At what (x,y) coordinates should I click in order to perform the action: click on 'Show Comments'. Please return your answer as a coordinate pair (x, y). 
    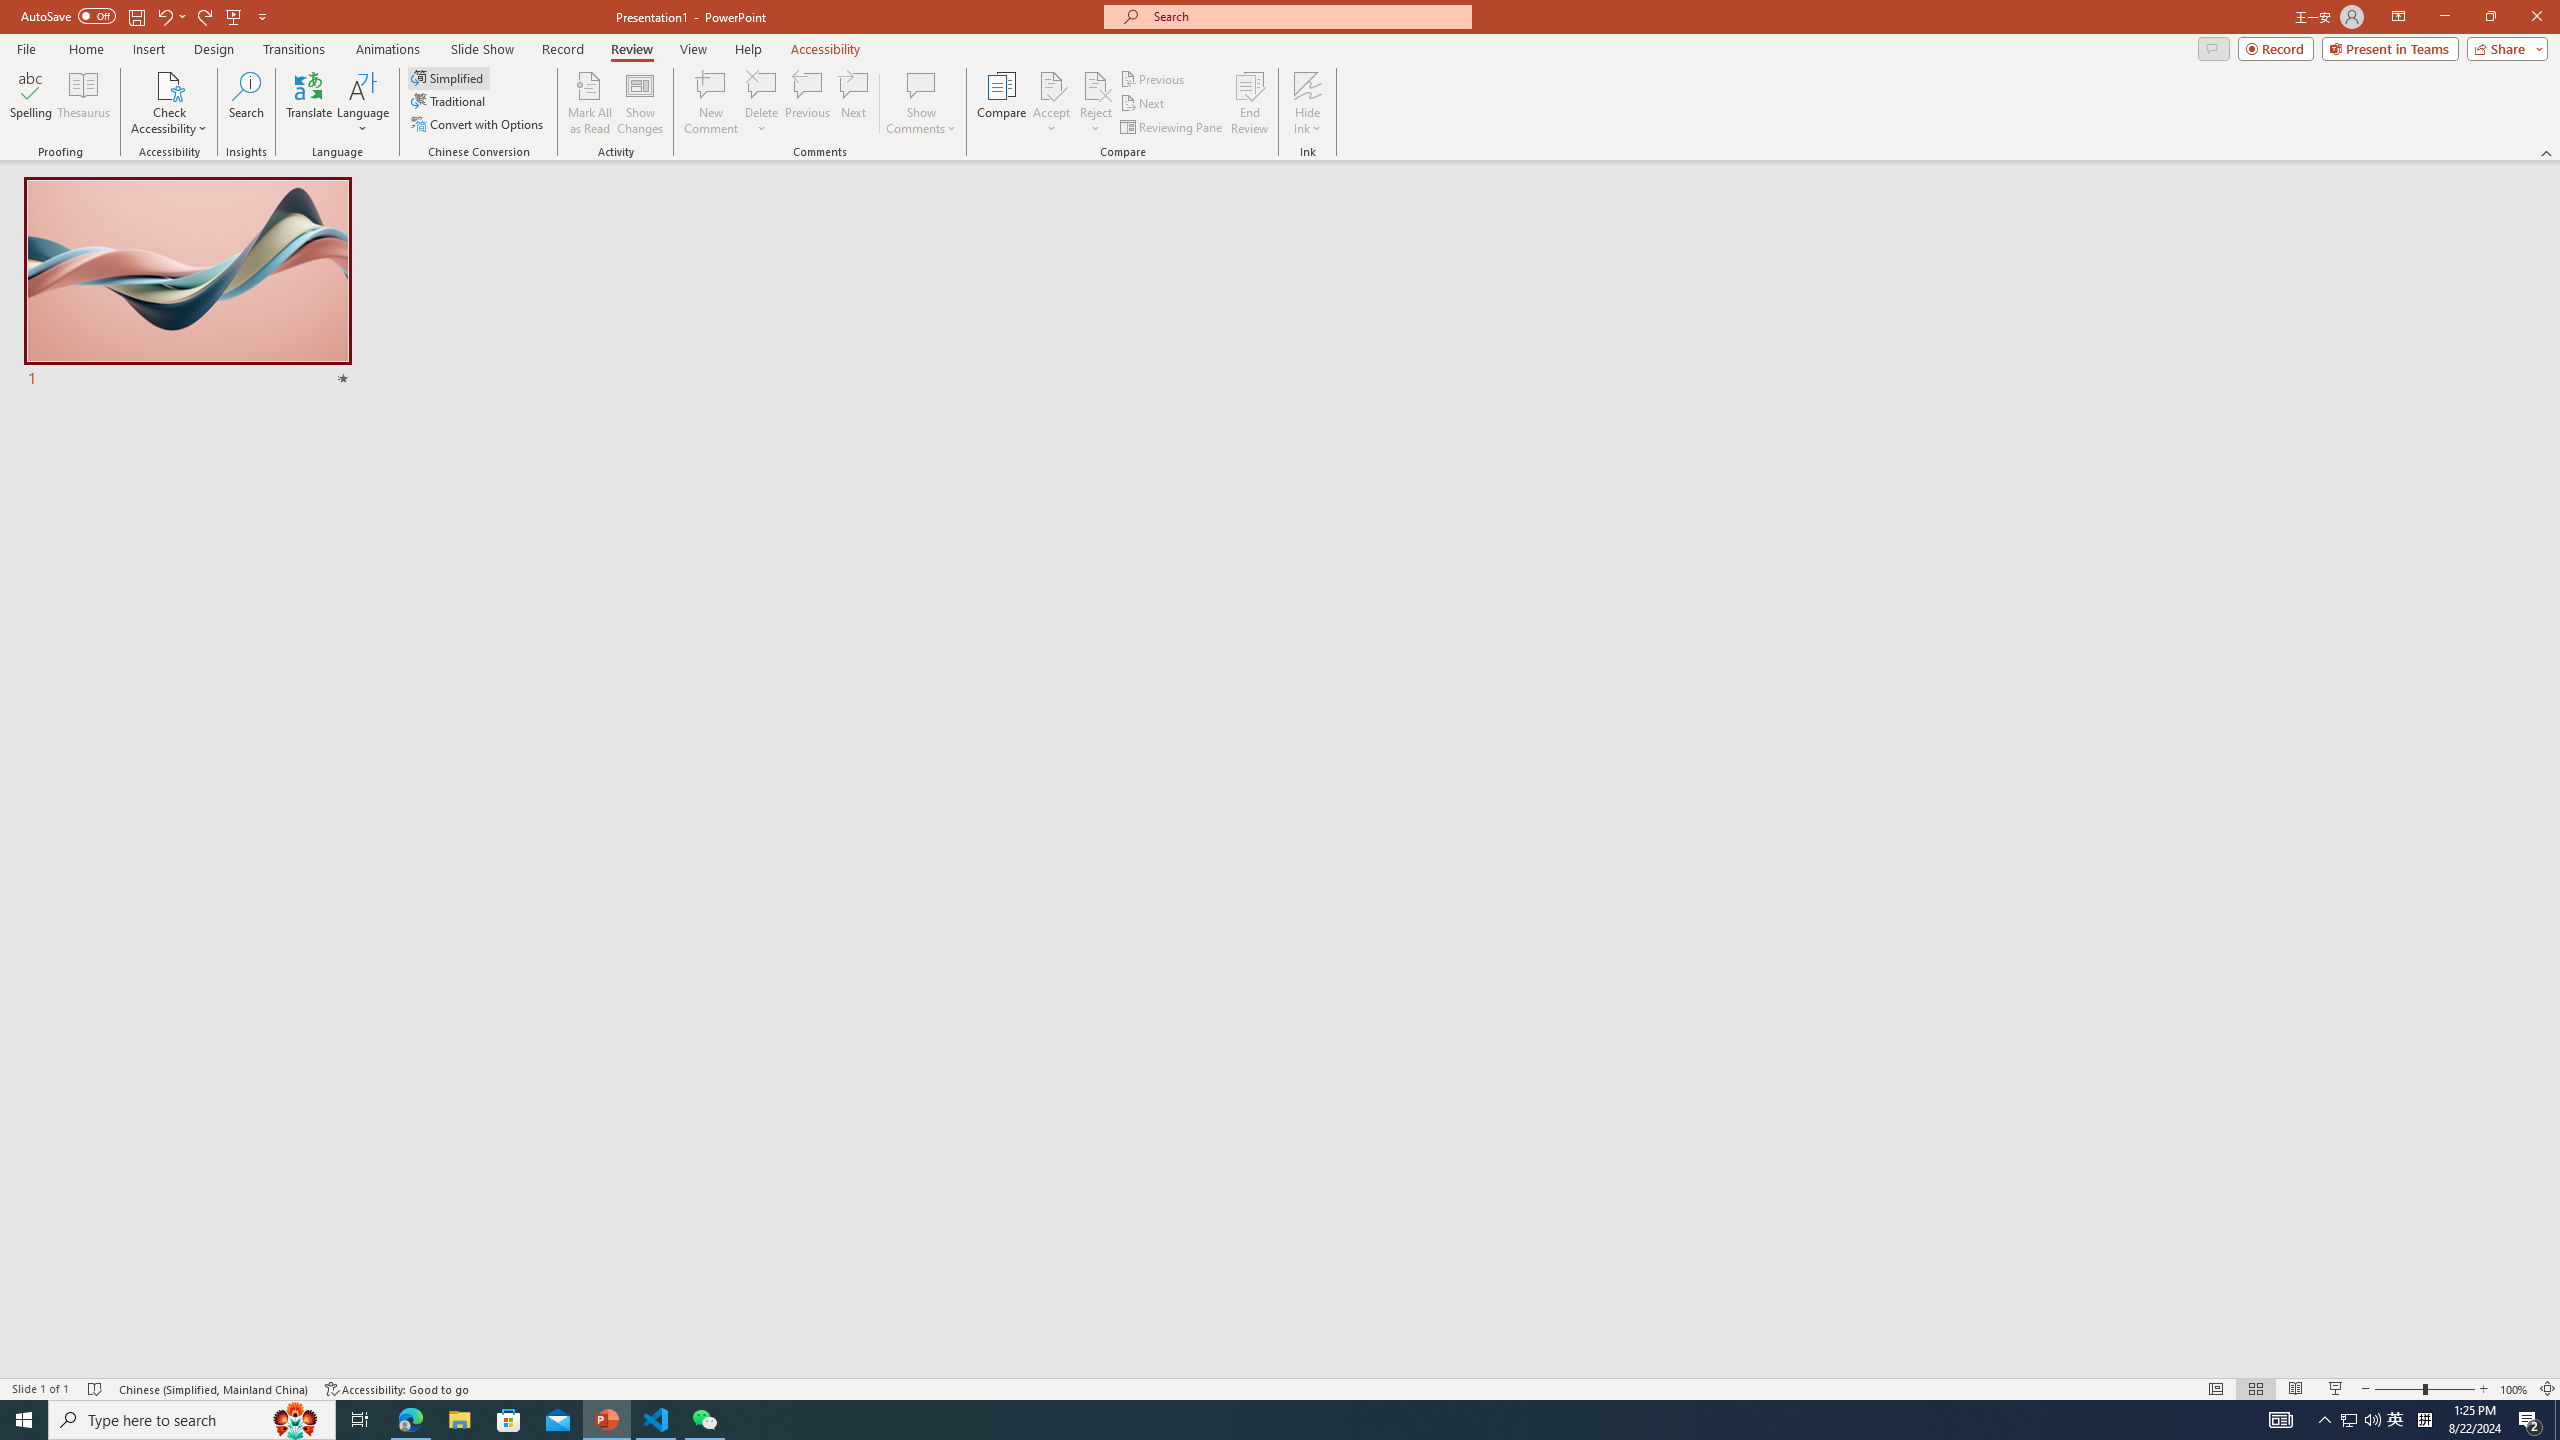
    Looking at the image, I should click on (921, 84).